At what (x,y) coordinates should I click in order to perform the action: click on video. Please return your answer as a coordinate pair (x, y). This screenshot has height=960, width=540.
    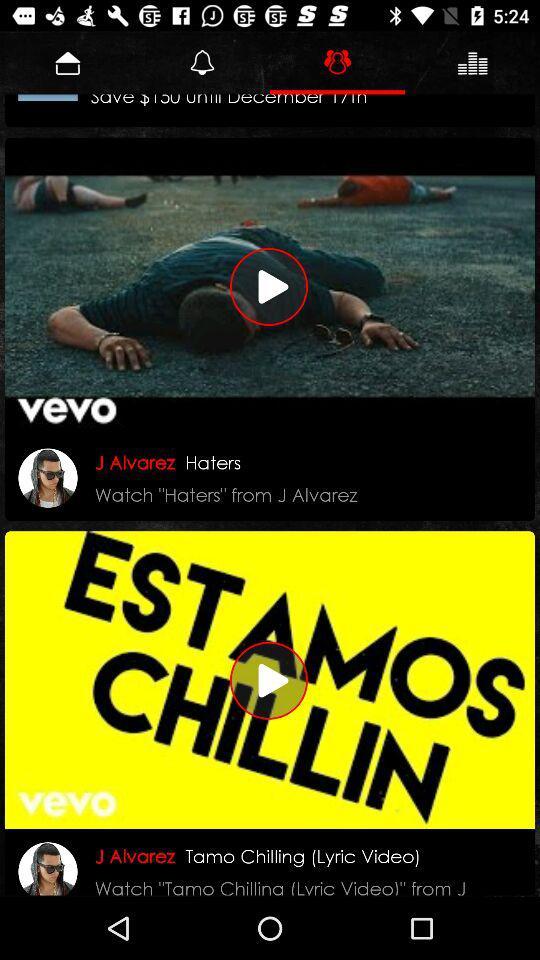
    Looking at the image, I should click on (270, 285).